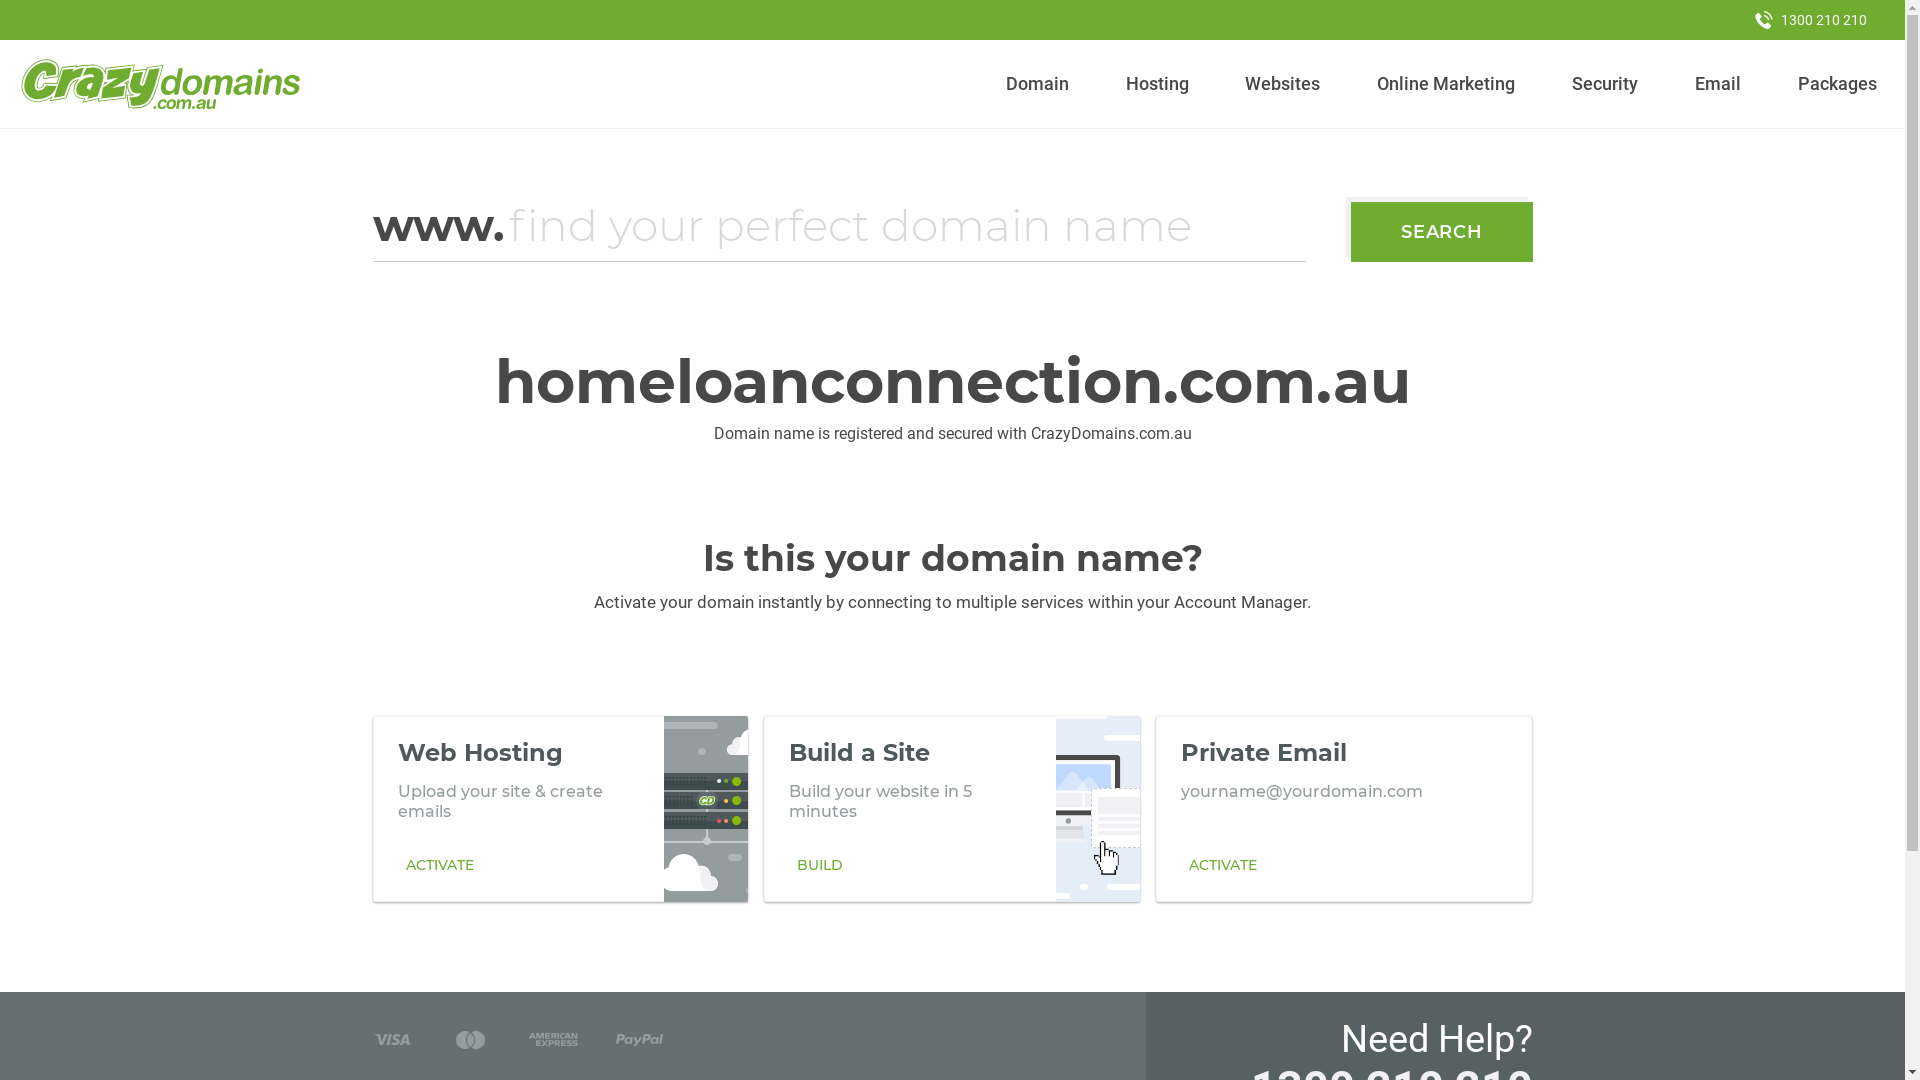  Describe the element at coordinates (1156, 83) in the screenshot. I see `'Hosting'` at that location.